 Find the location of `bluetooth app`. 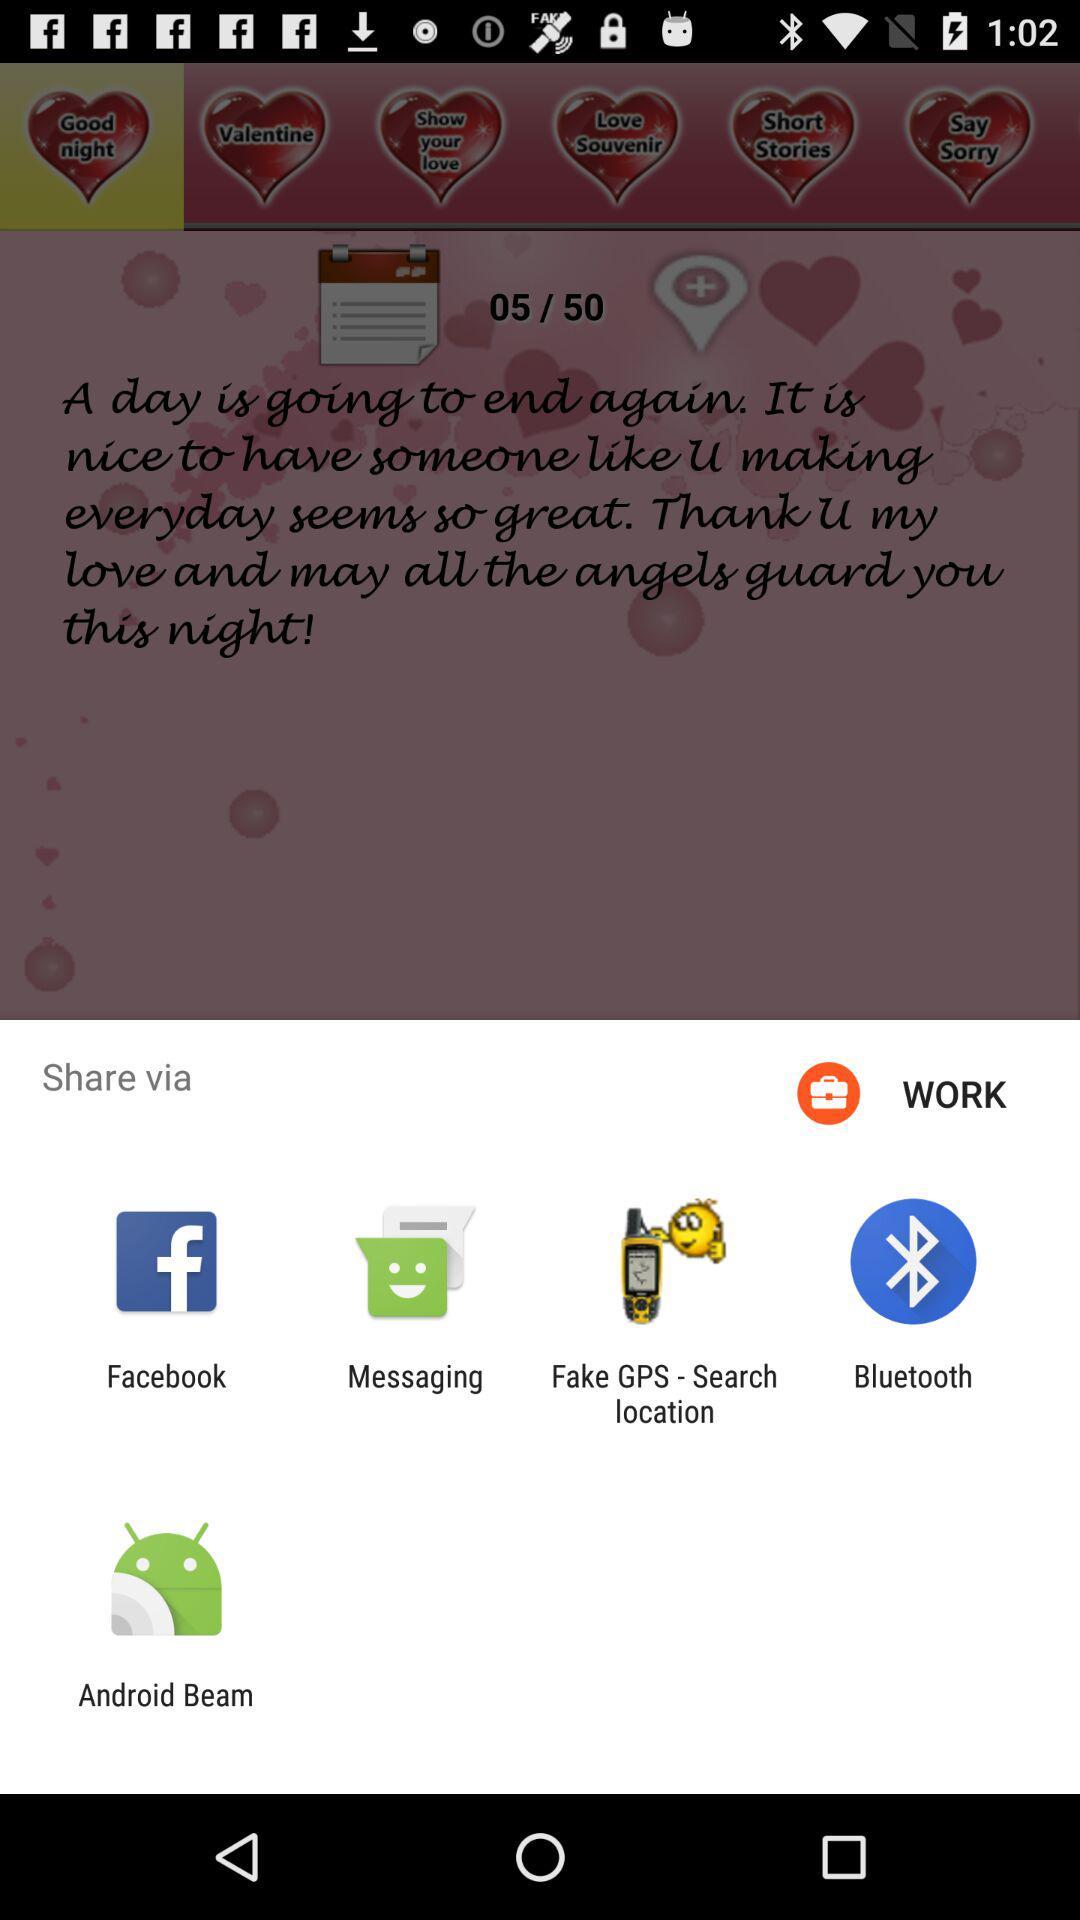

bluetooth app is located at coordinates (913, 1392).